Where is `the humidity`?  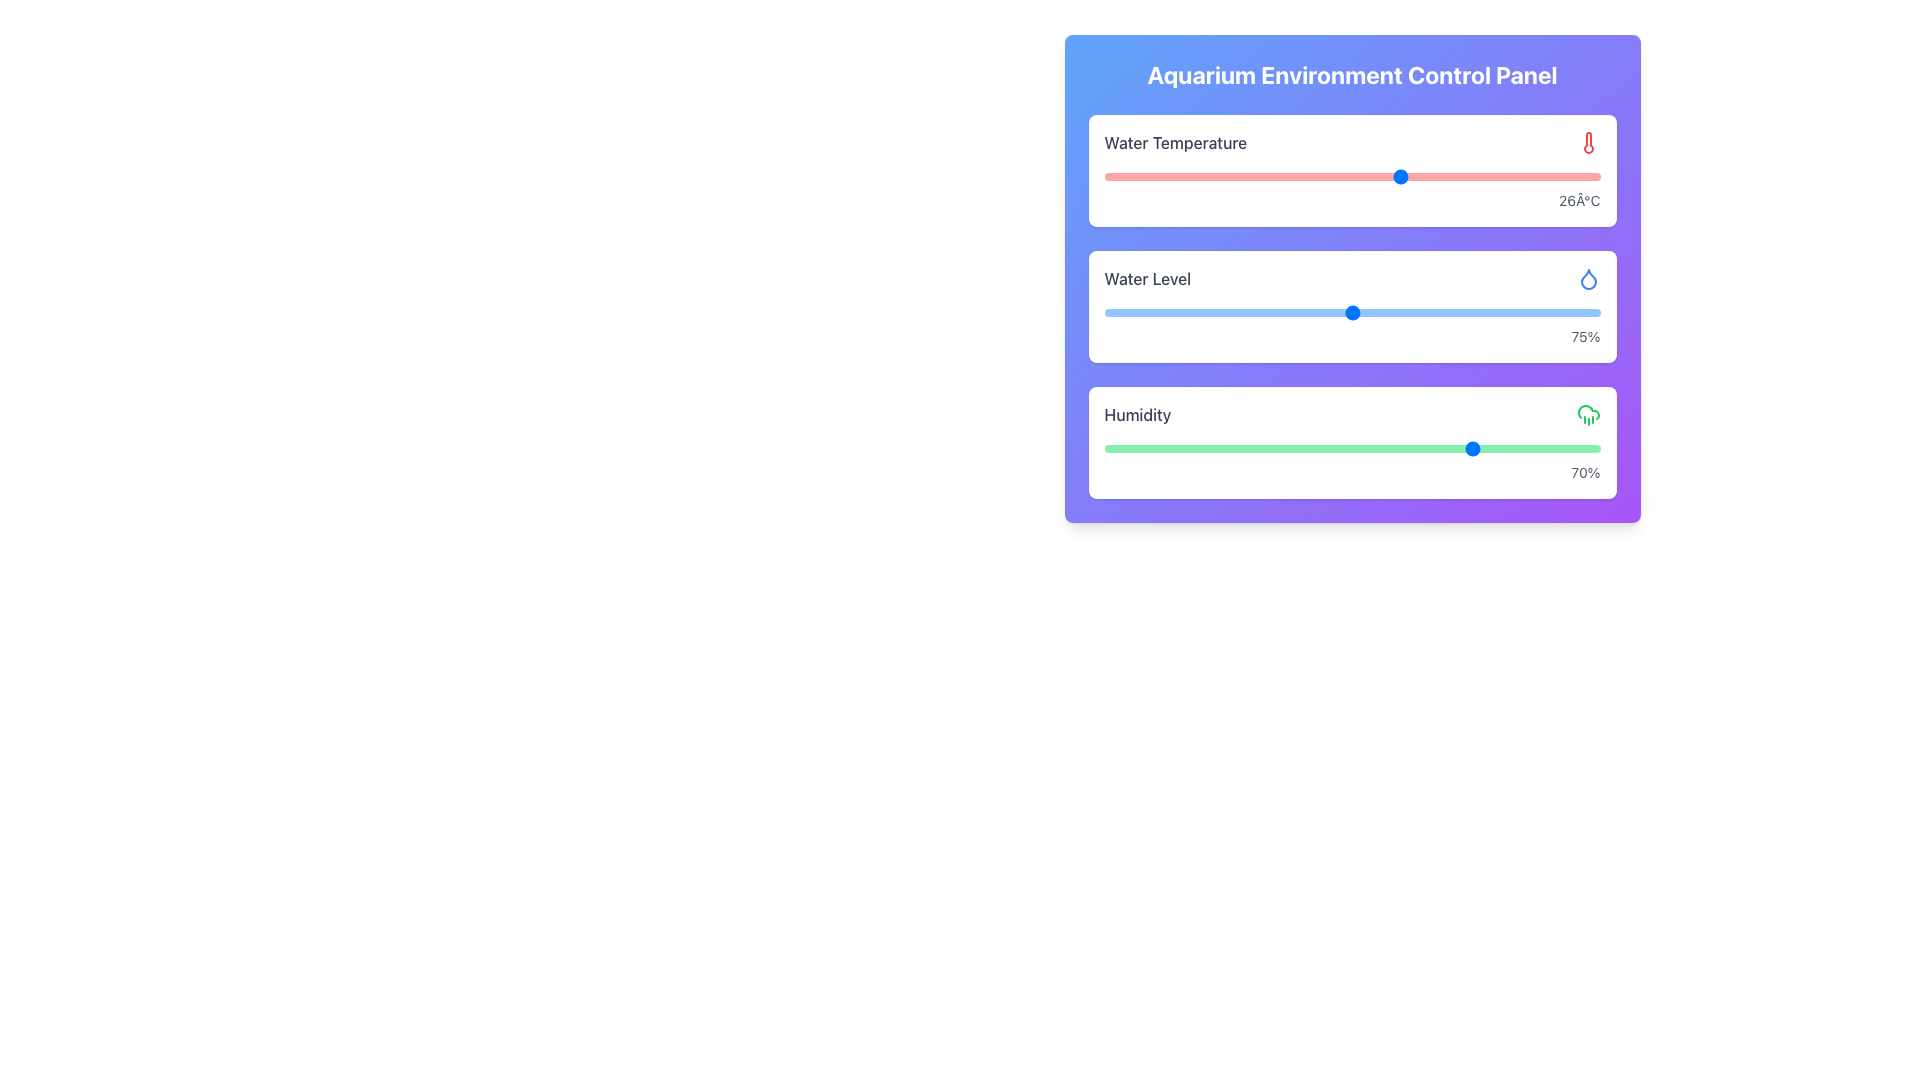
the humidity is located at coordinates (1438, 447).